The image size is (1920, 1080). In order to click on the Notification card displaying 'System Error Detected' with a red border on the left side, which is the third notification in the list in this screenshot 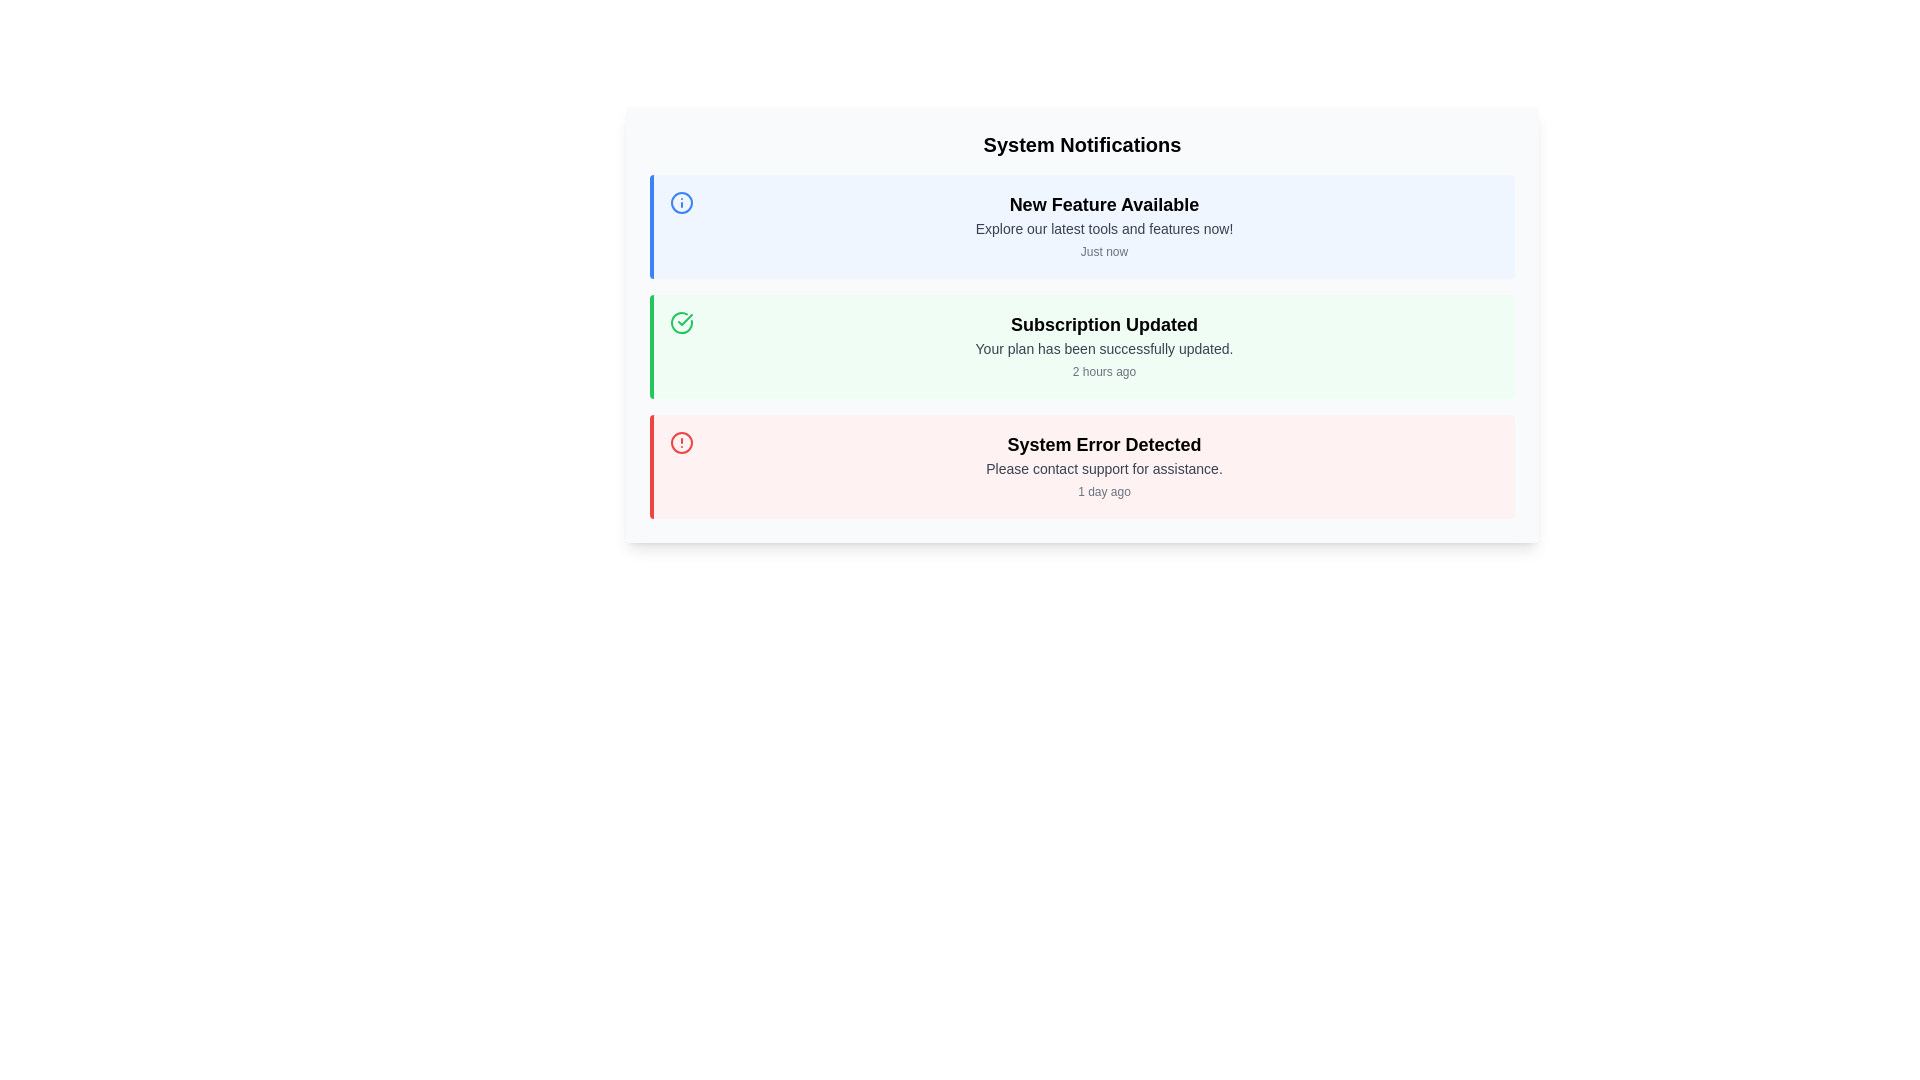, I will do `click(1081, 466)`.